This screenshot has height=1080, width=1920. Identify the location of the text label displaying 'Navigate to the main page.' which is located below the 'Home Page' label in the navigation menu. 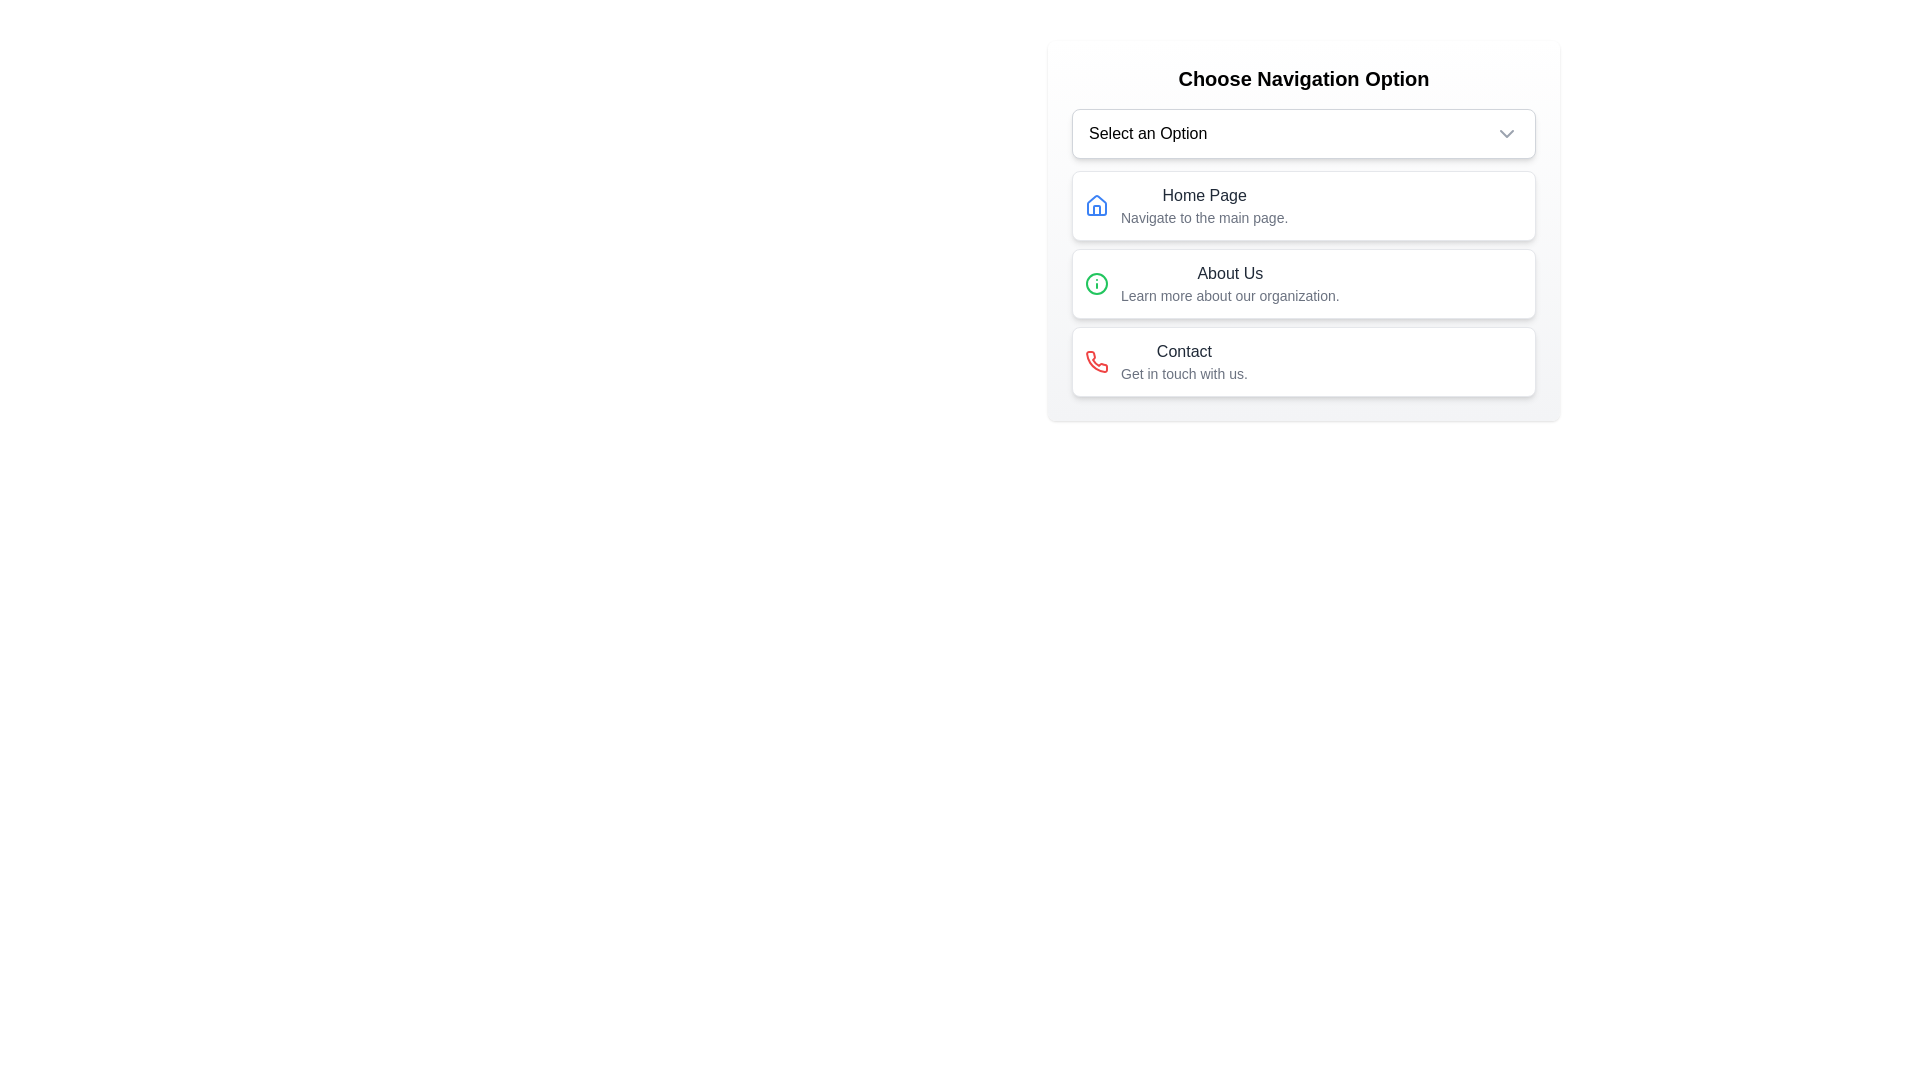
(1203, 218).